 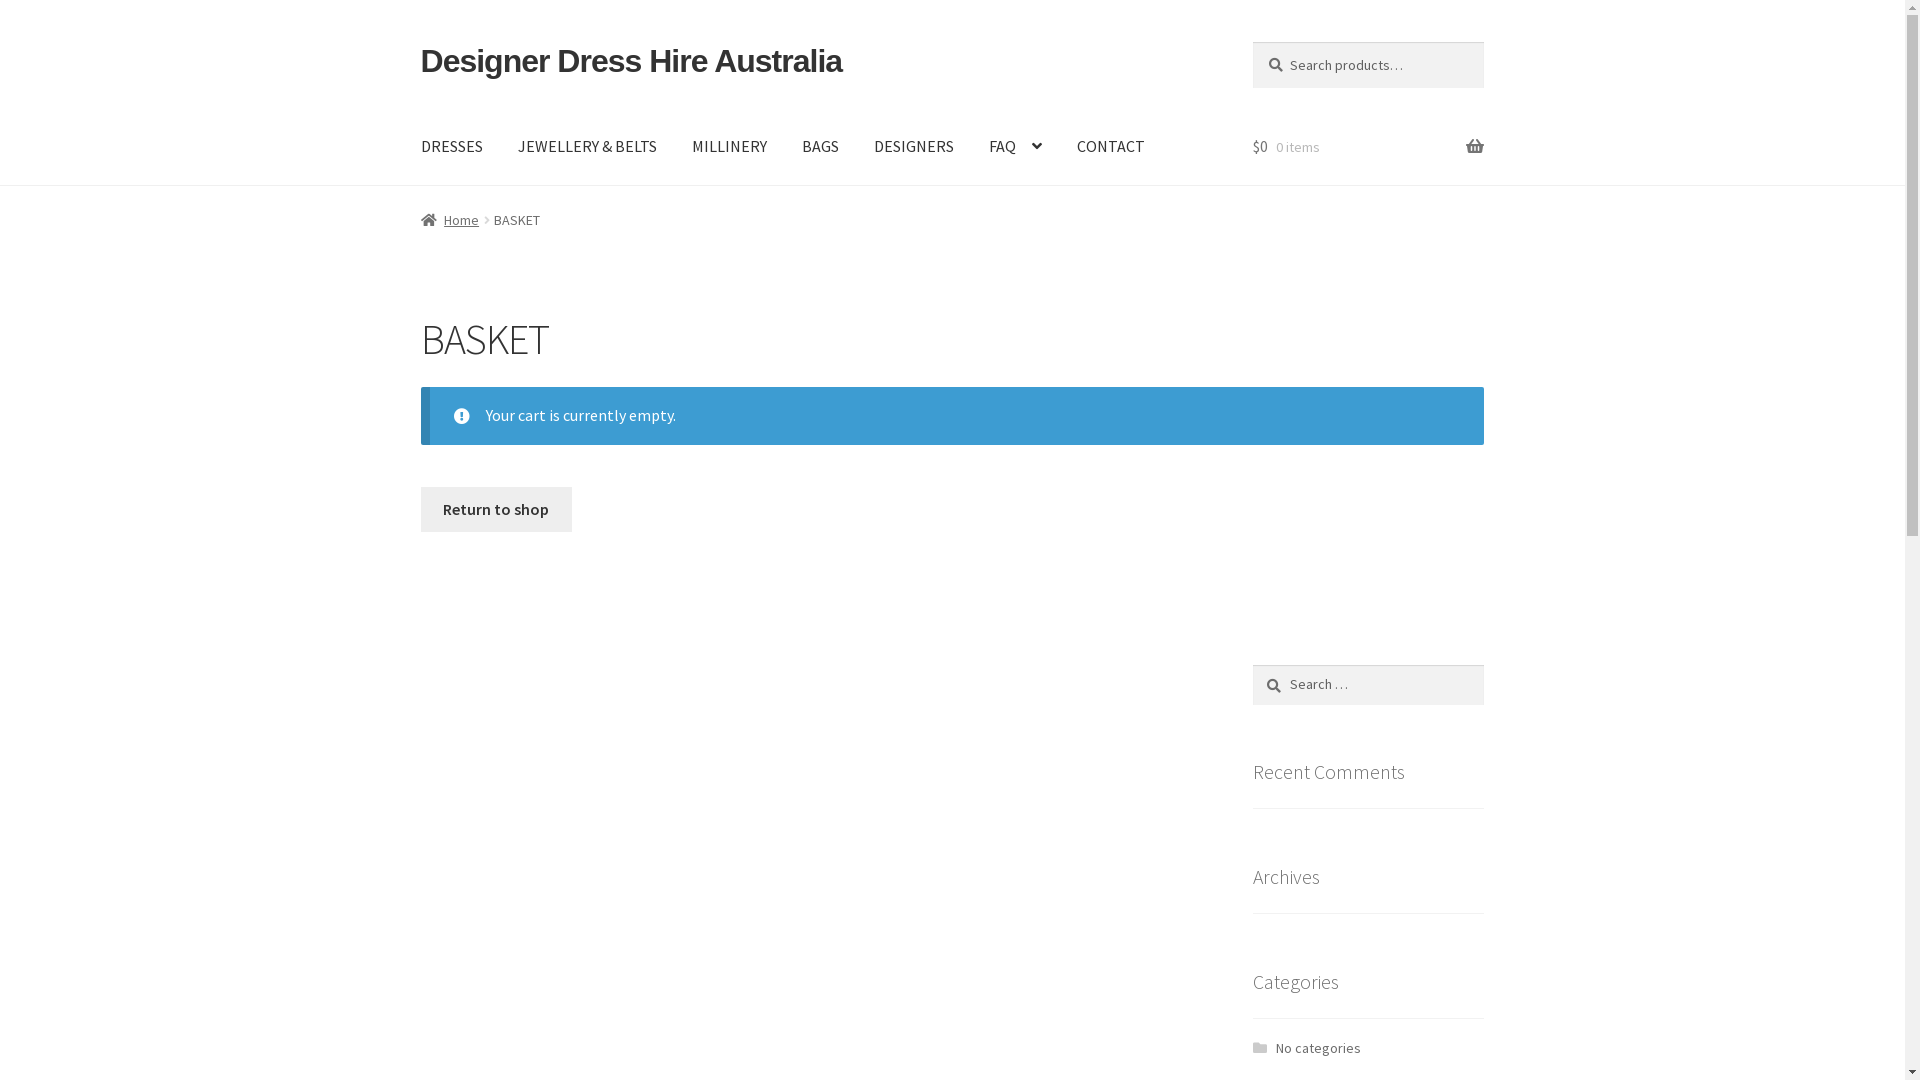 What do you see at coordinates (1109, 145) in the screenshot?
I see `'CONTACT'` at bounding box center [1109, 145].